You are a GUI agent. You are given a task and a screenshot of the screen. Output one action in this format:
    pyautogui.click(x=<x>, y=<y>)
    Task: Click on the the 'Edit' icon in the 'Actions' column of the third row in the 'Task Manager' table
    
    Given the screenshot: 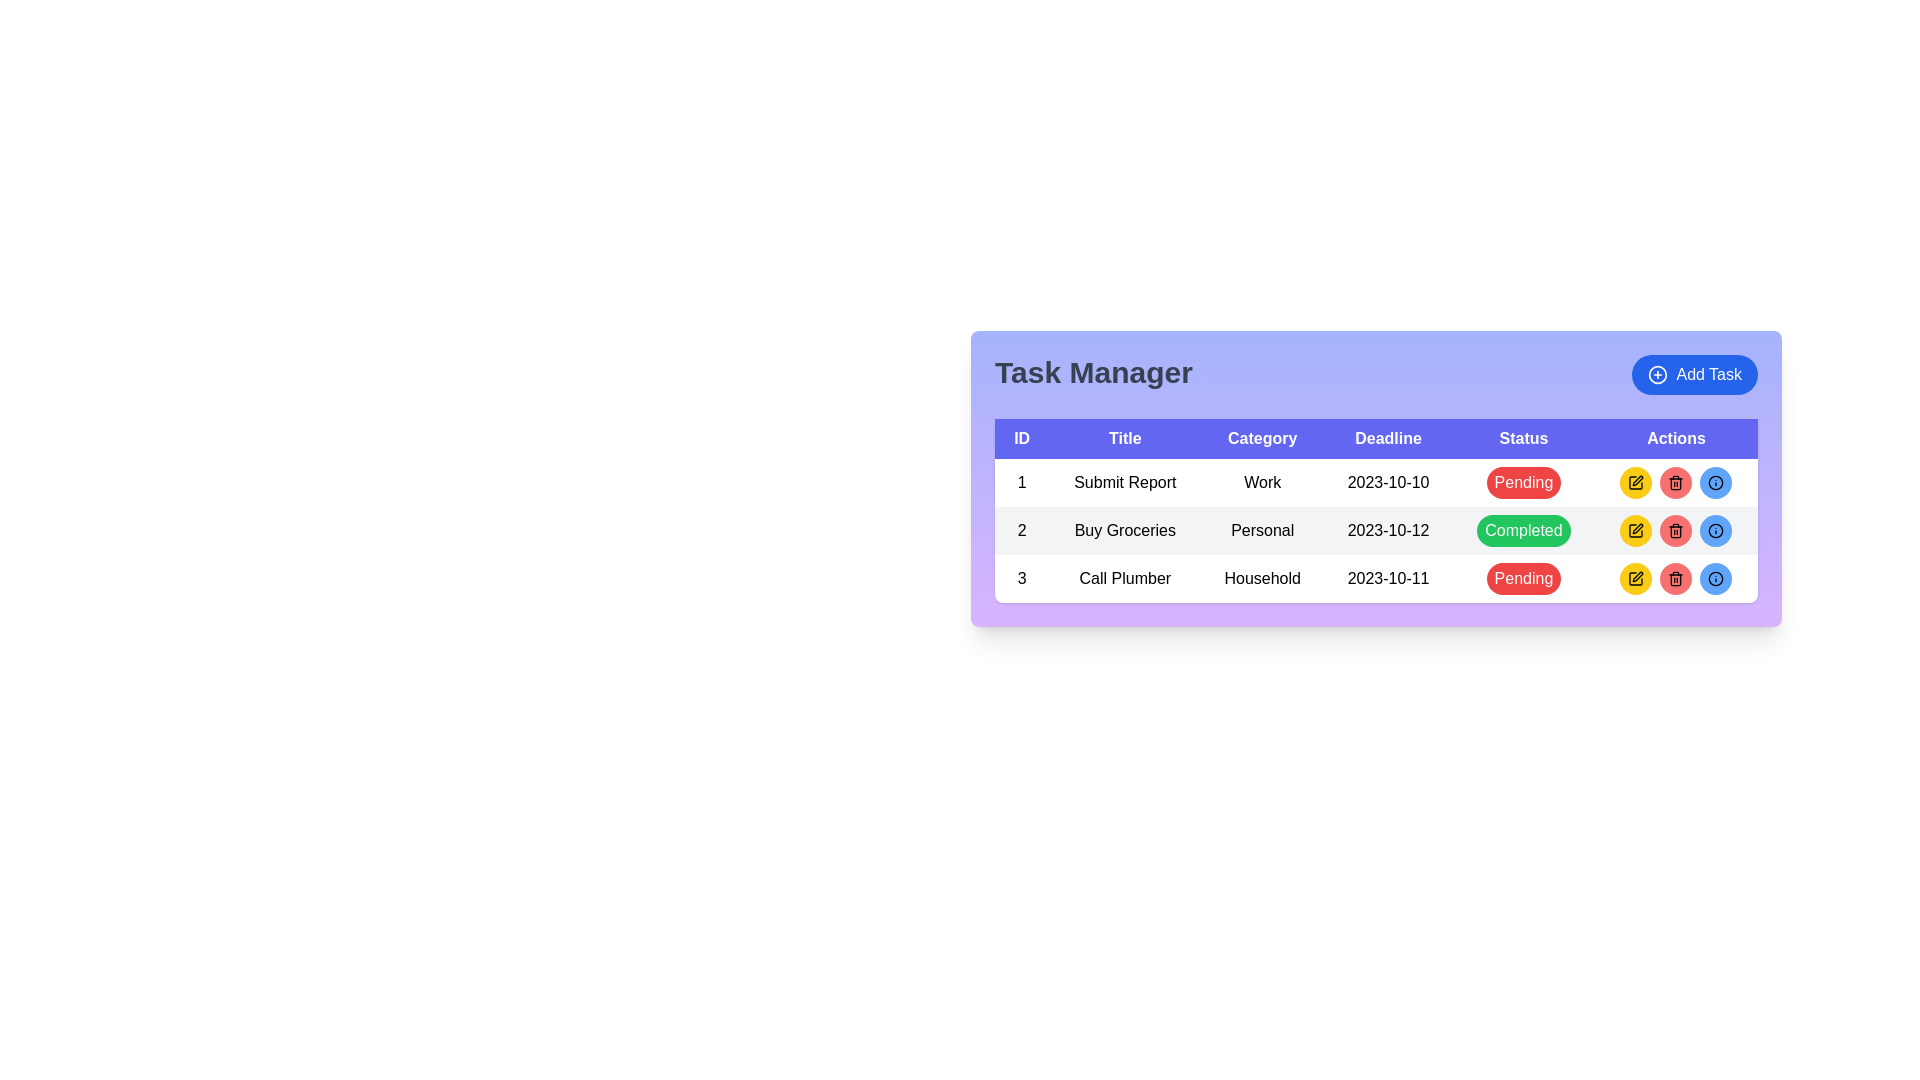 What is the action you would take?
    pyautogui.click(x=1636, y=482)
    